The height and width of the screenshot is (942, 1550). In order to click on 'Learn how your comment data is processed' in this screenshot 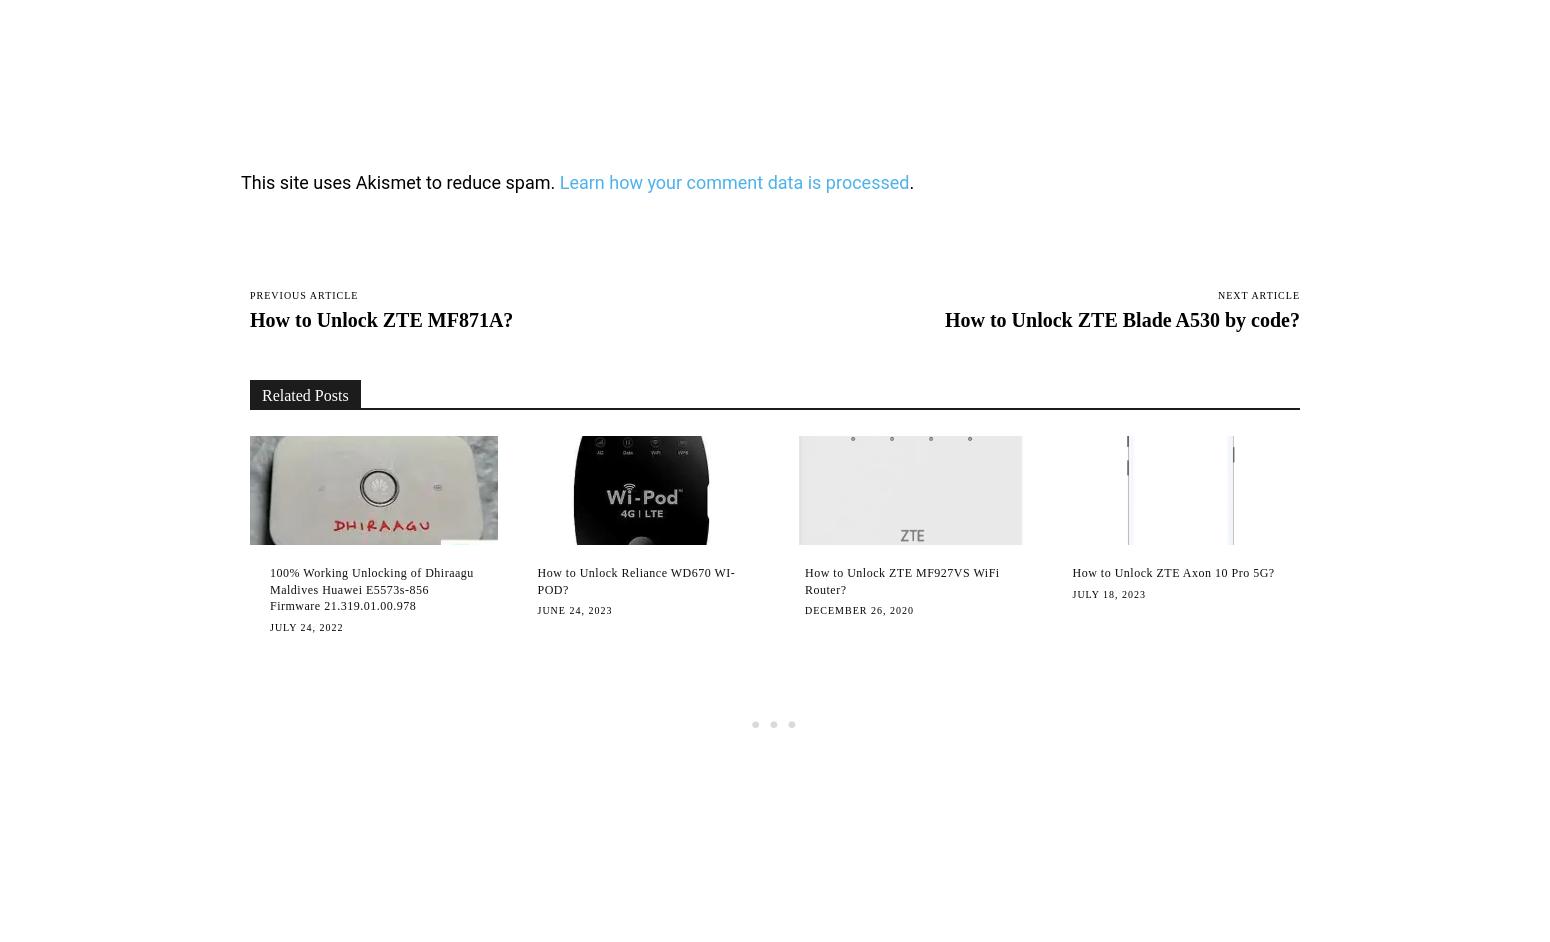, I will do `click(558, 180)`.